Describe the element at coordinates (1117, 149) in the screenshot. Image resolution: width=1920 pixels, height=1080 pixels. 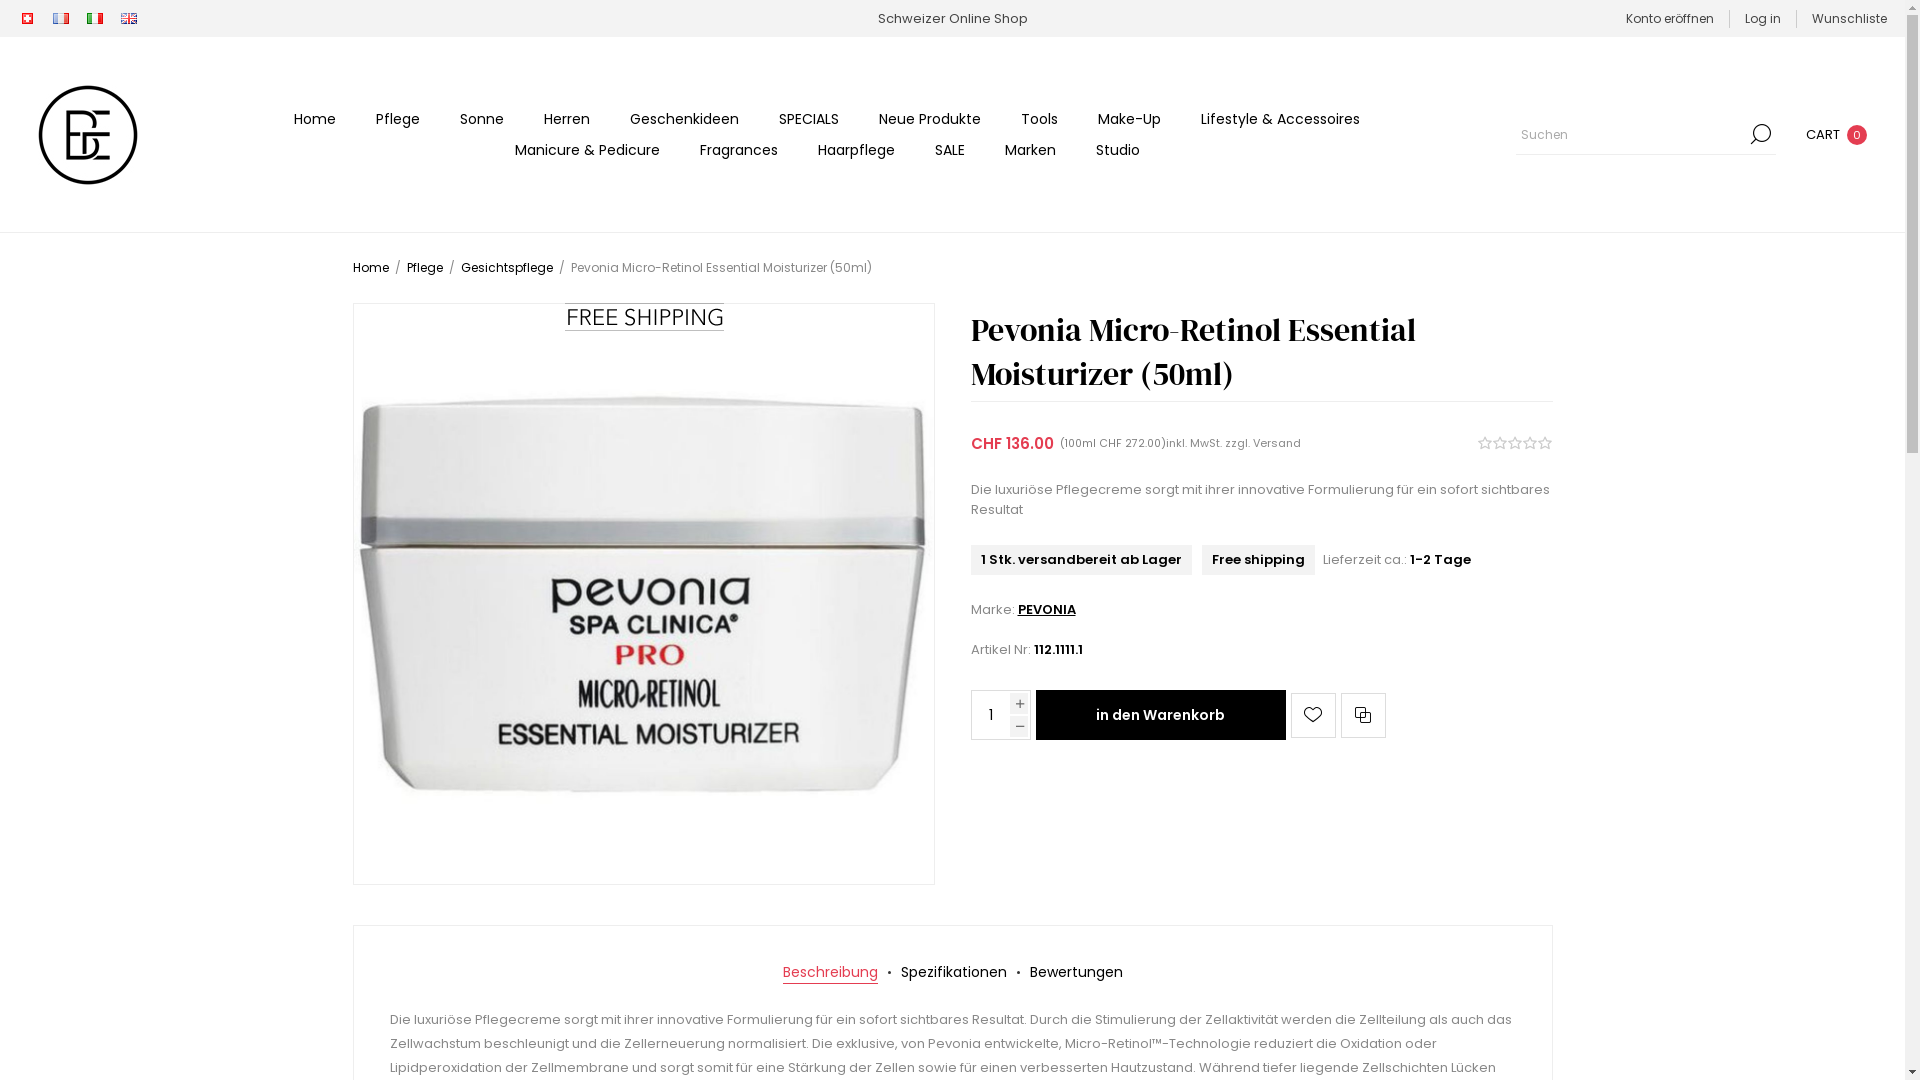
I see `'Studio'` at that location.